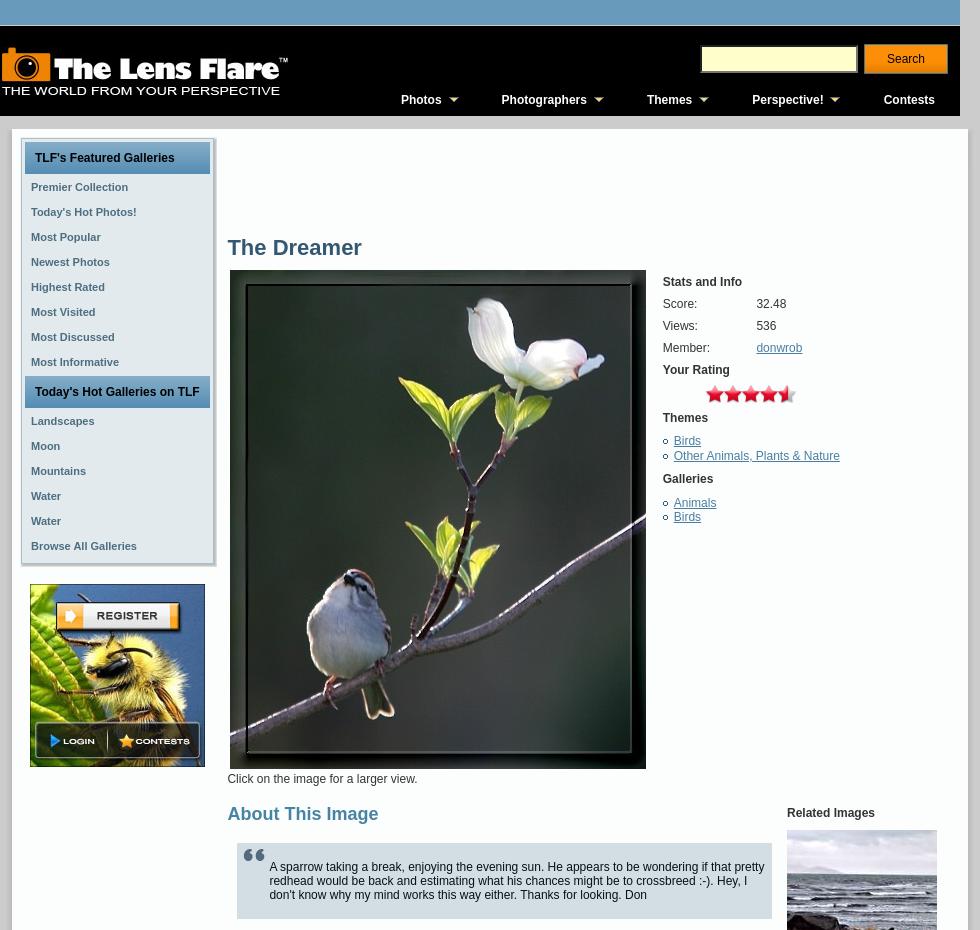  Describe the element at coordinates (30, 311) in the screenshot. I see `'Most Visited'` at that location.